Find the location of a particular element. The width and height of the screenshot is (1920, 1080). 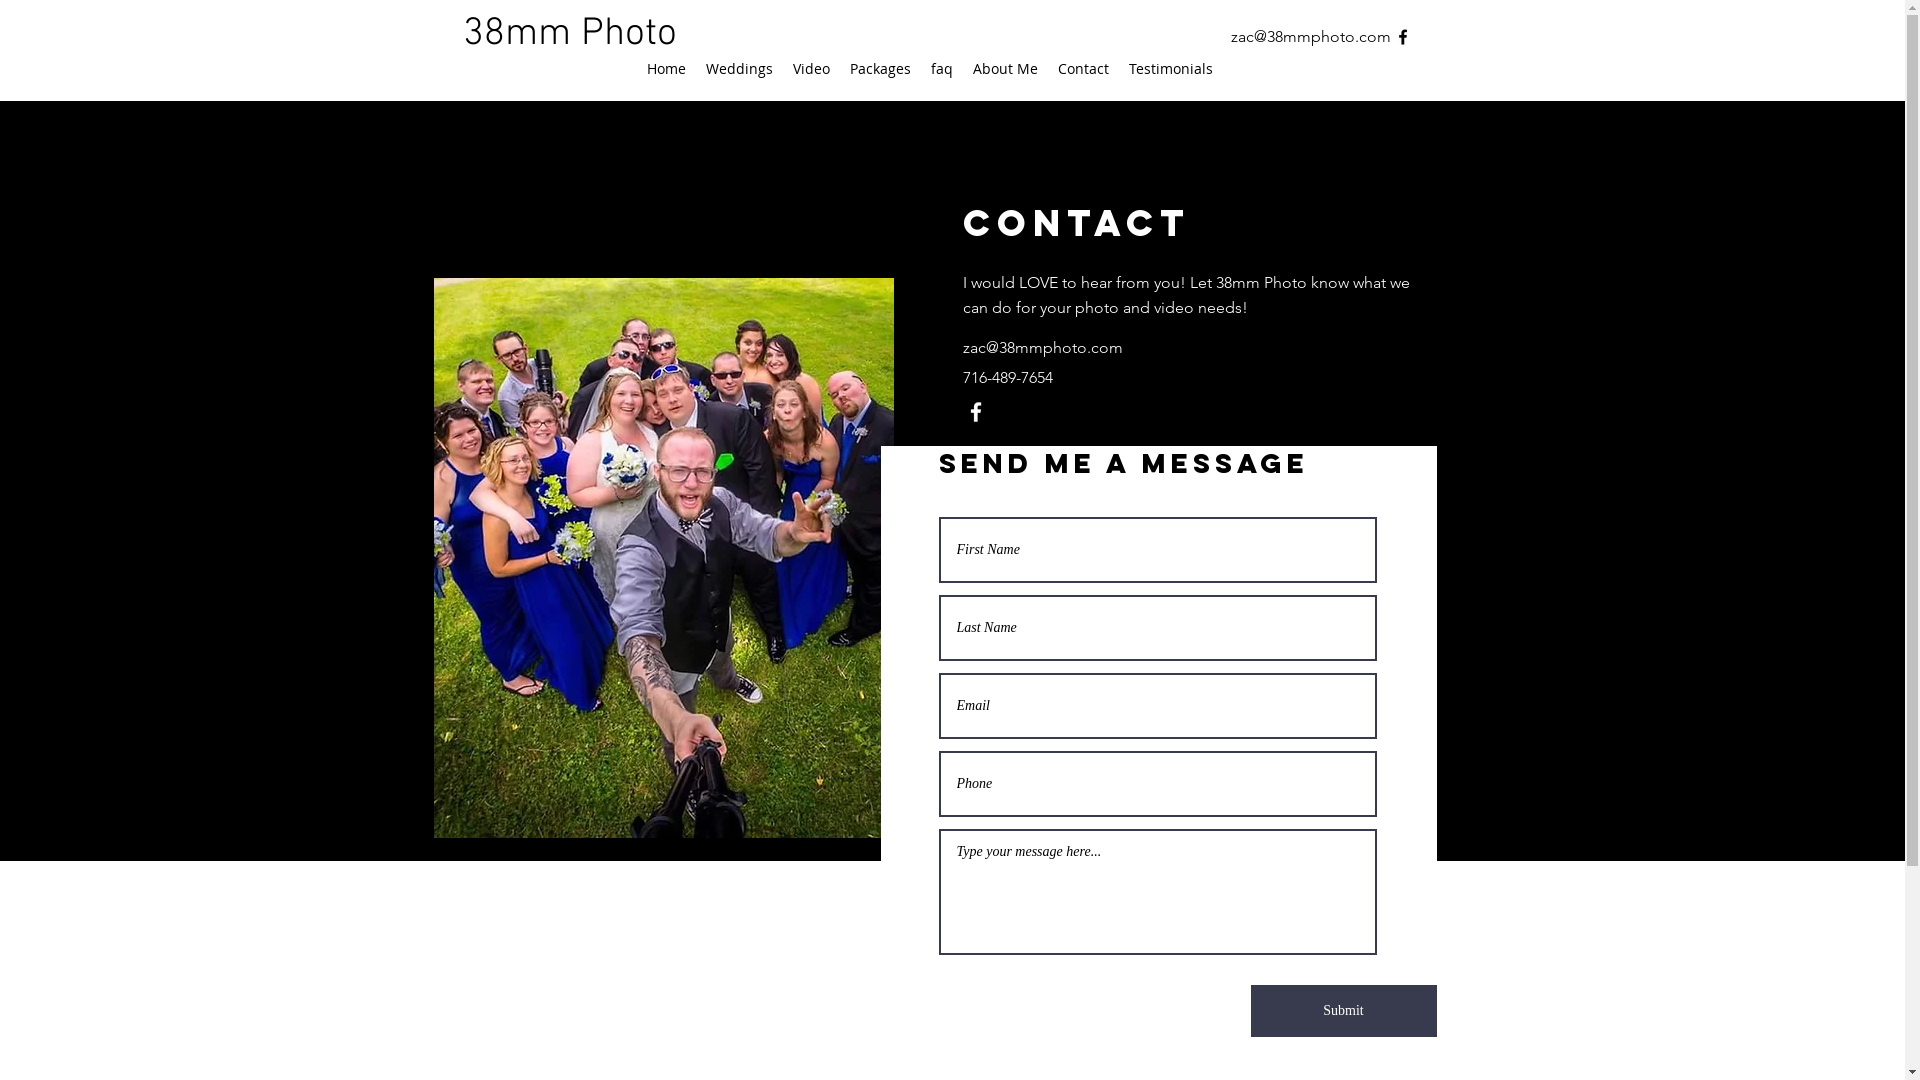

'Contact' is located at coordinates (1082, 68).